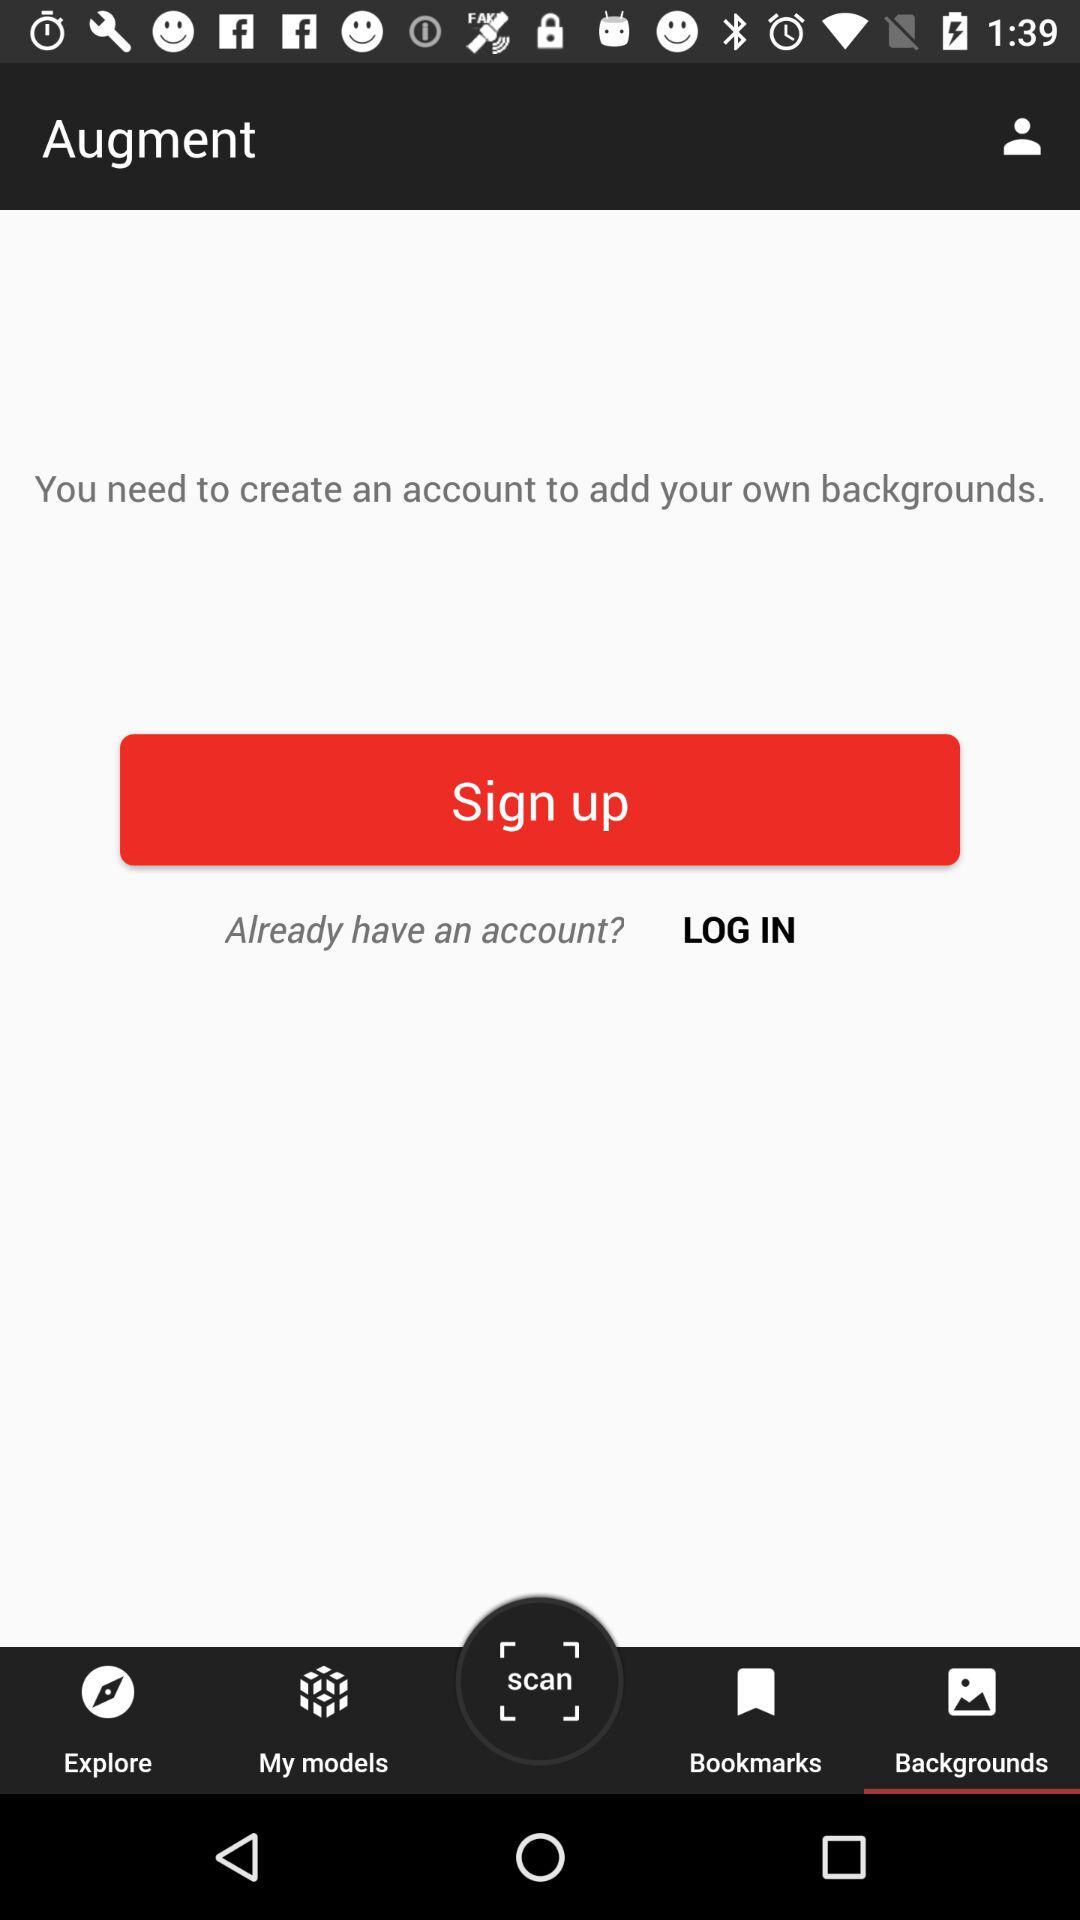 The width and height of the screenshot is (1080, 1920). Describe the element at coordinates (739, 927) in the screenshot. I see `the item to the right of the already have an icon` at that location.